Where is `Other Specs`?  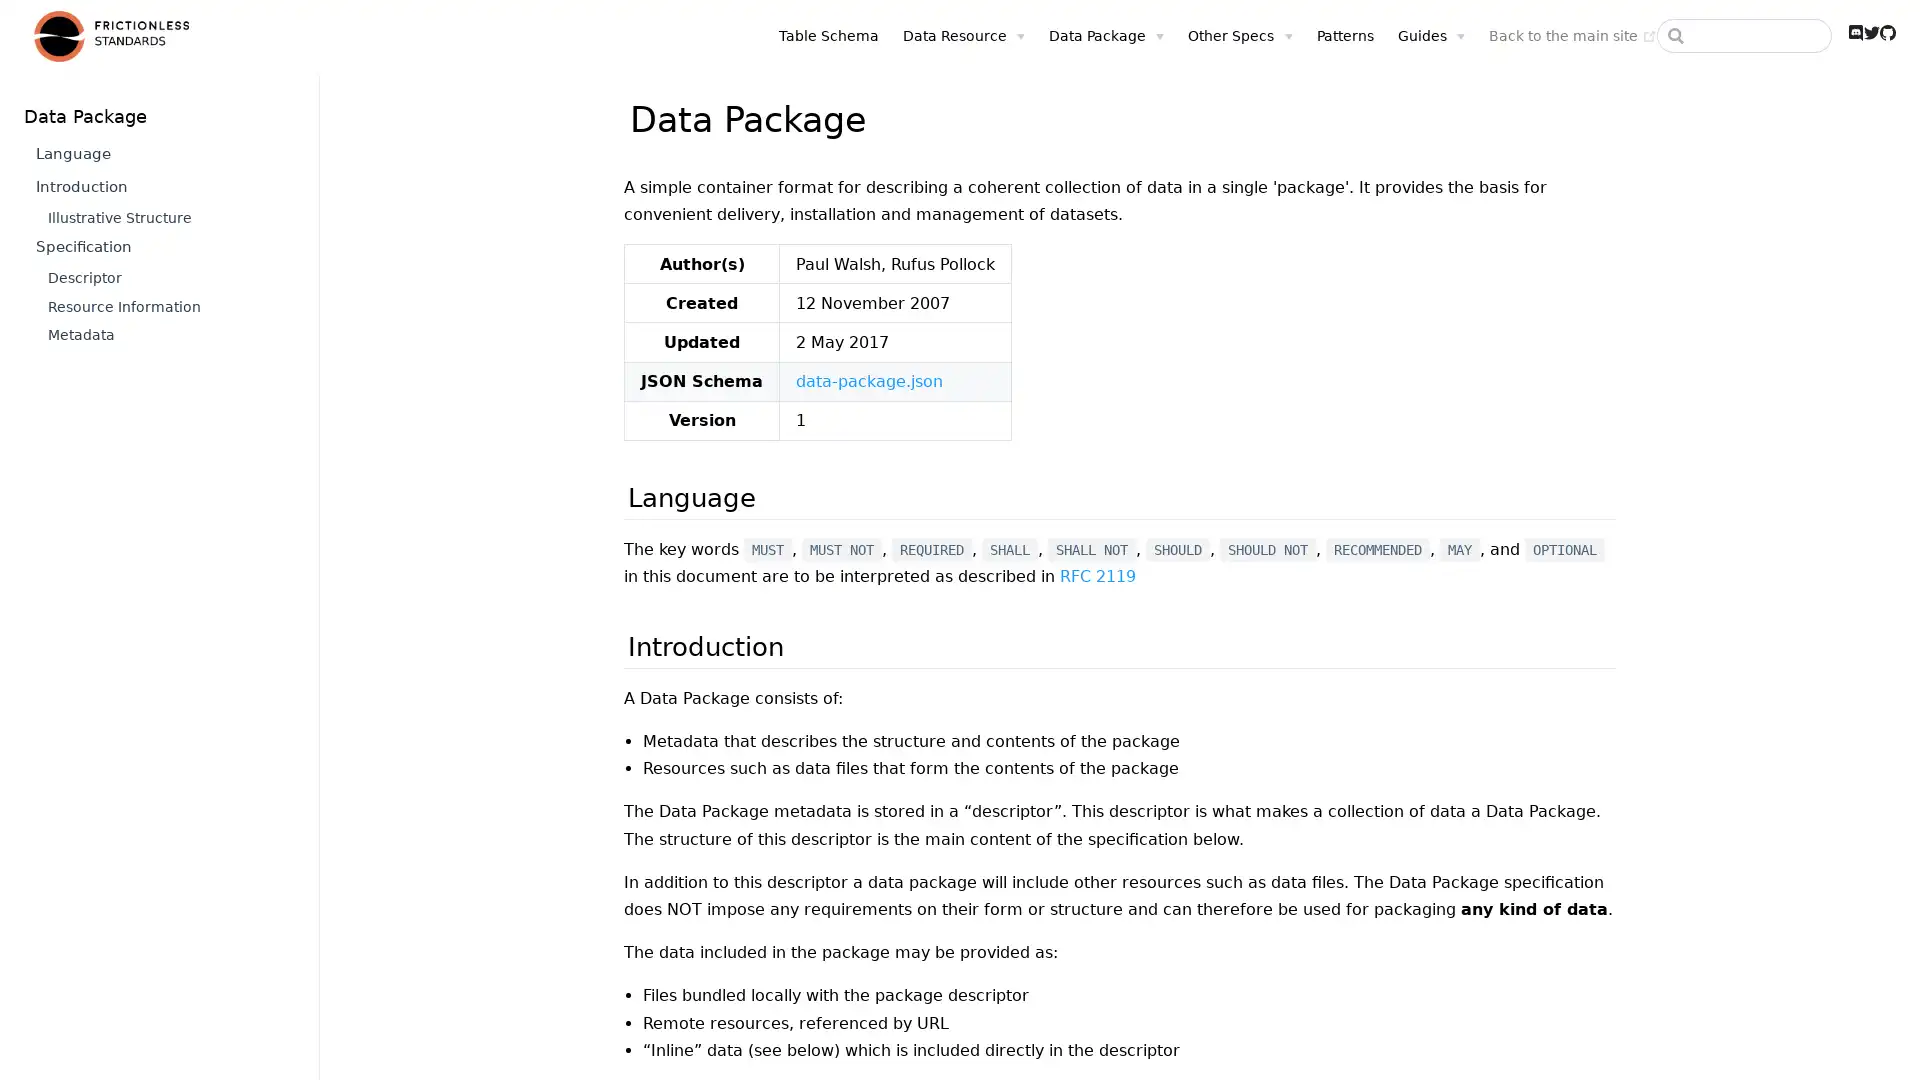
Other Specs is located at coordinates (1212, 35).